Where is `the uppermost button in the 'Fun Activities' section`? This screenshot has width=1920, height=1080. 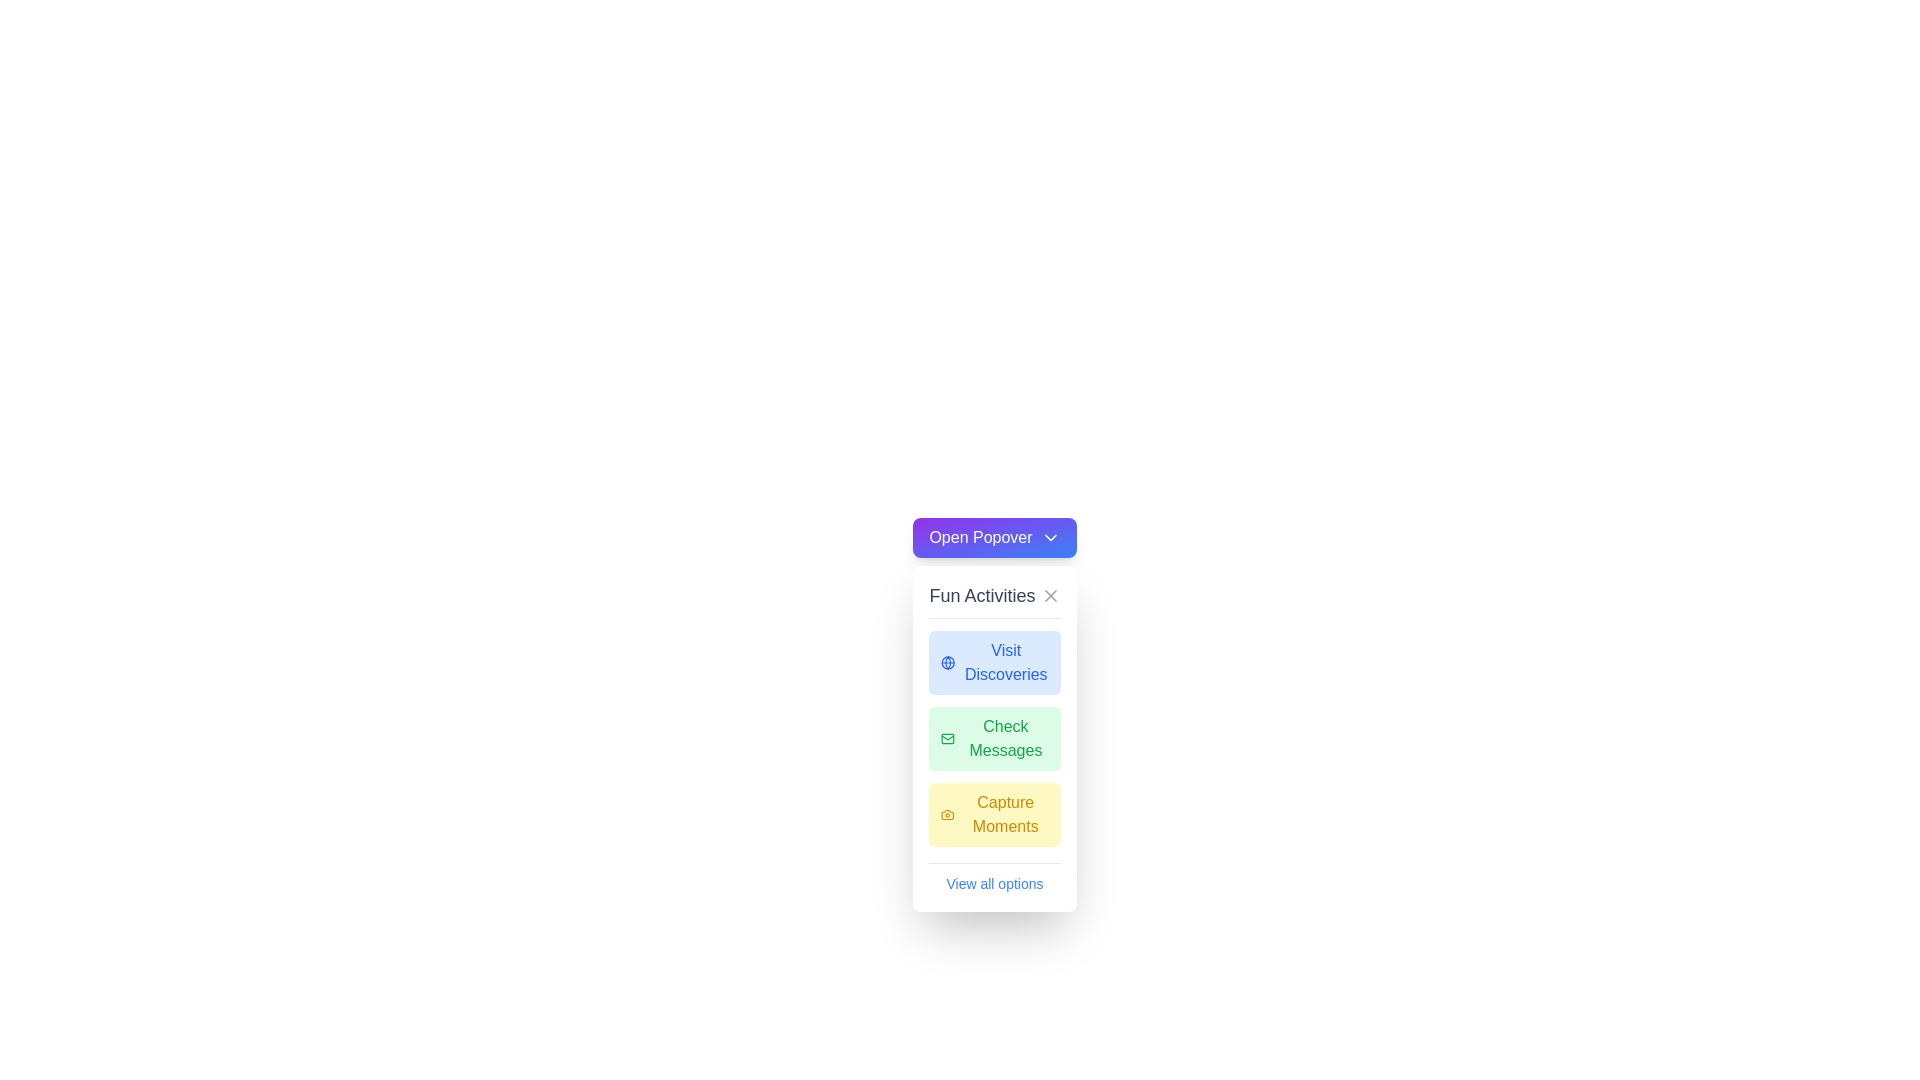
the uppermost button in the 'Fun Activities' section is located at coordinates (994, 663).